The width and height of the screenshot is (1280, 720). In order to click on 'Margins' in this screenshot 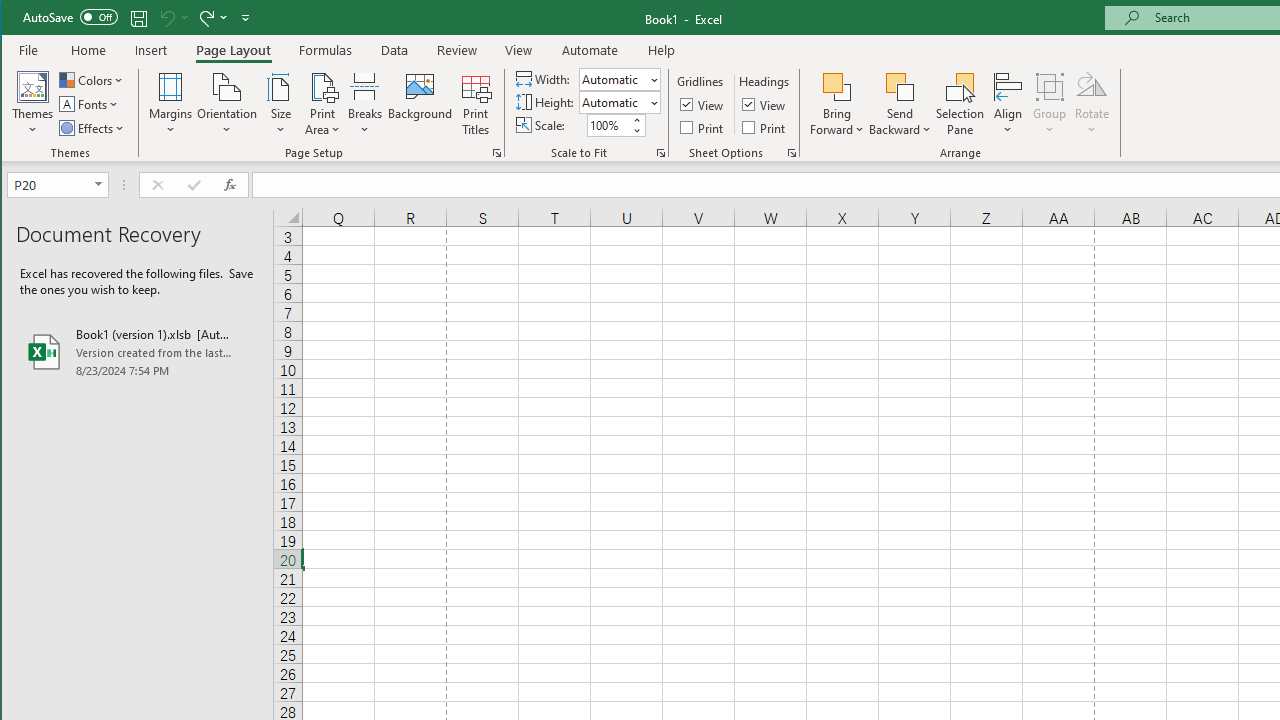, I will do `click(170, 104)`.